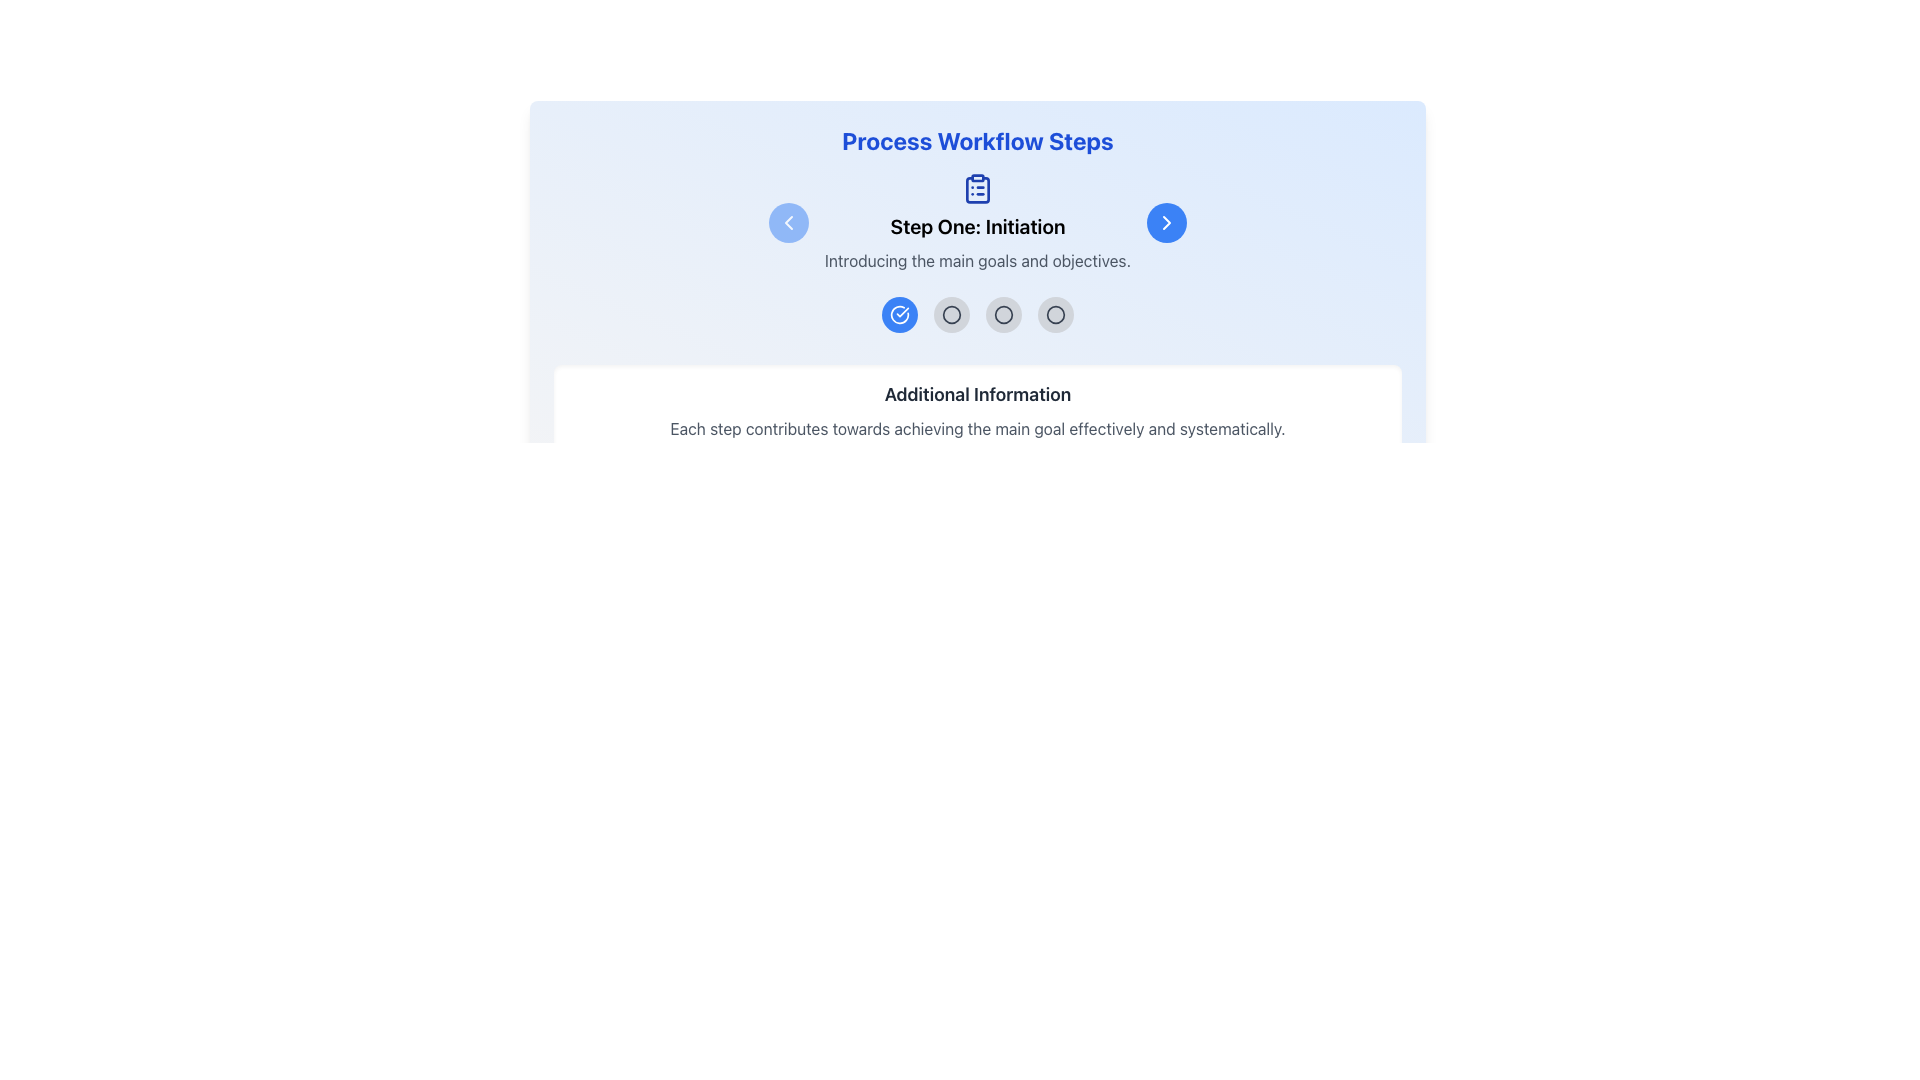  I want to click on the fourth circular graphic indicator in the Process Workflow Steps section, which represents a step indicator in a multi-step workflow, so click(1055, 315).